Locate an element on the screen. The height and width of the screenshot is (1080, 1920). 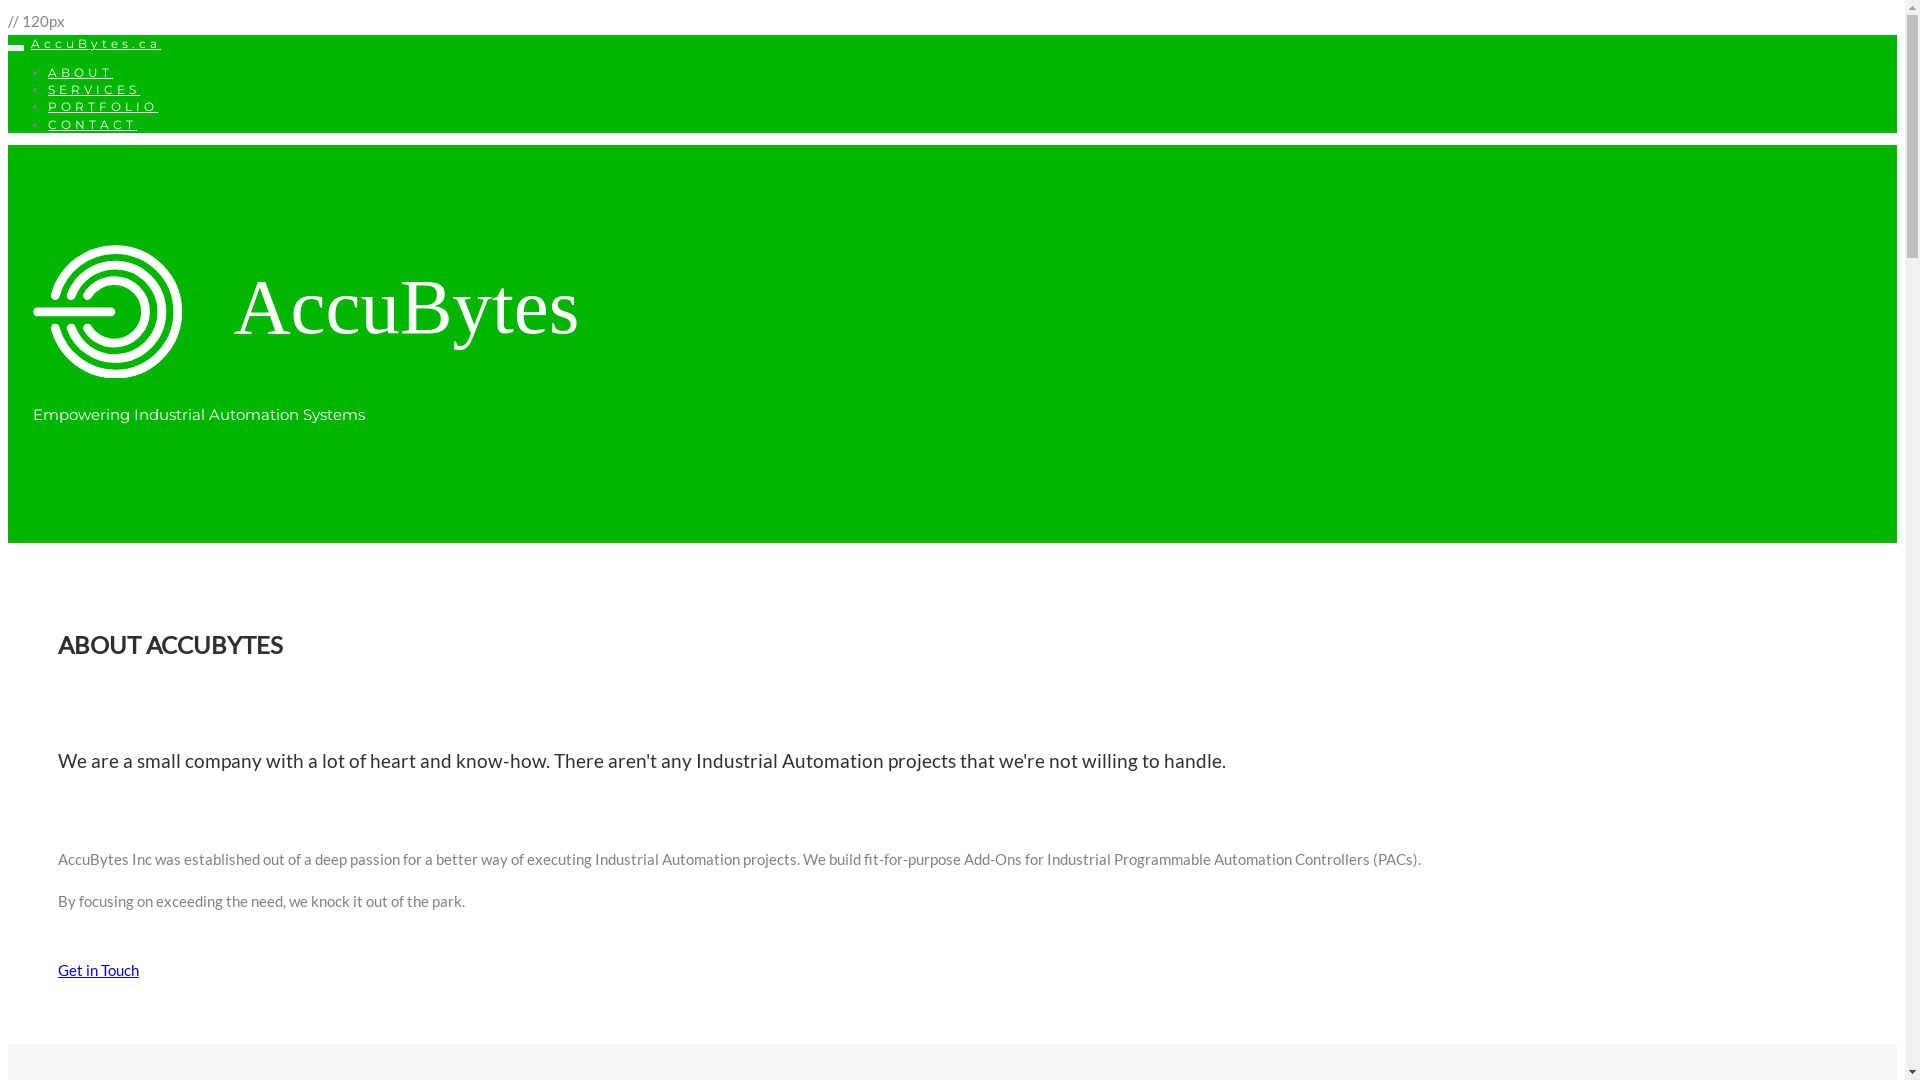
'AccuBytes.ca' is located at coordinates (95, 43).